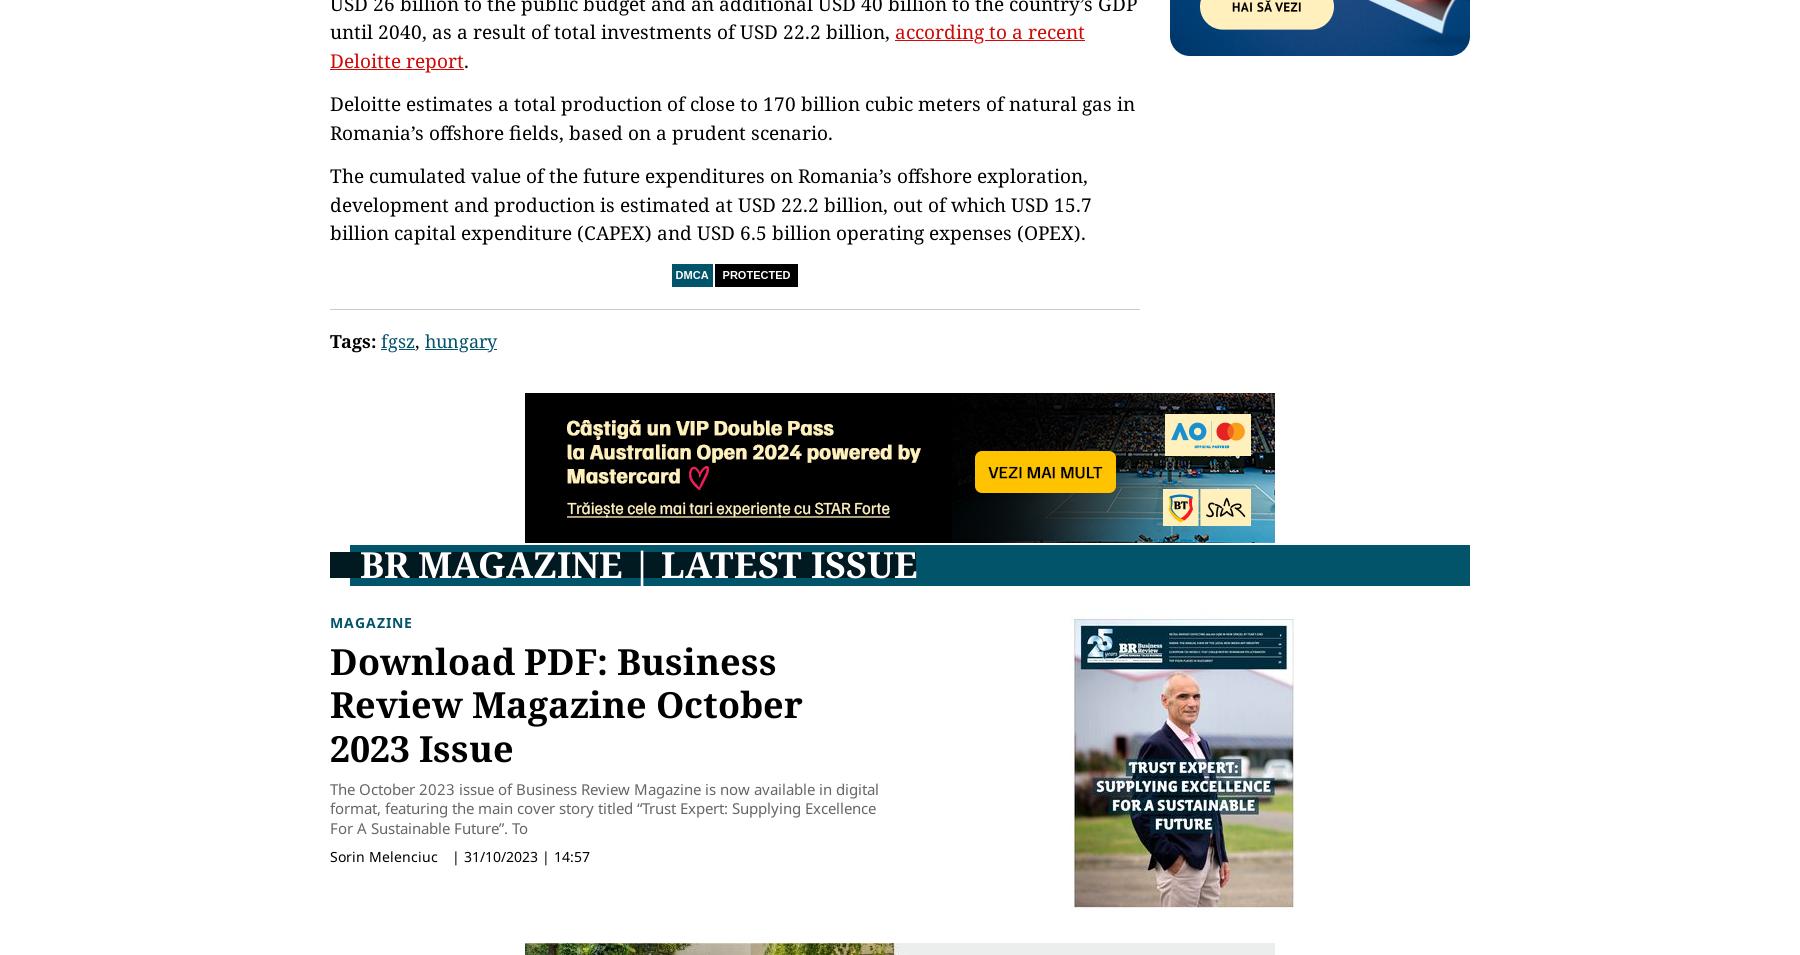 The image size is (1800, 955). I want to click on '|', so click(454, 856).